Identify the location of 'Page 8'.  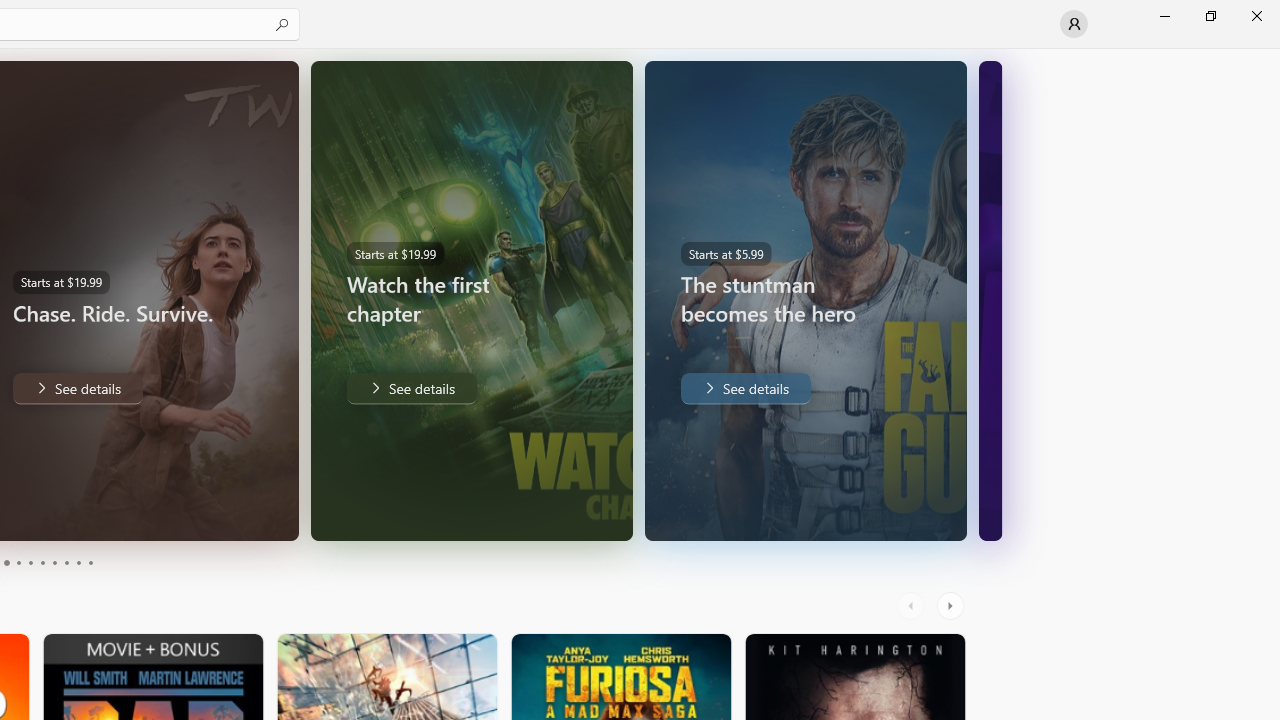
(65, 563).